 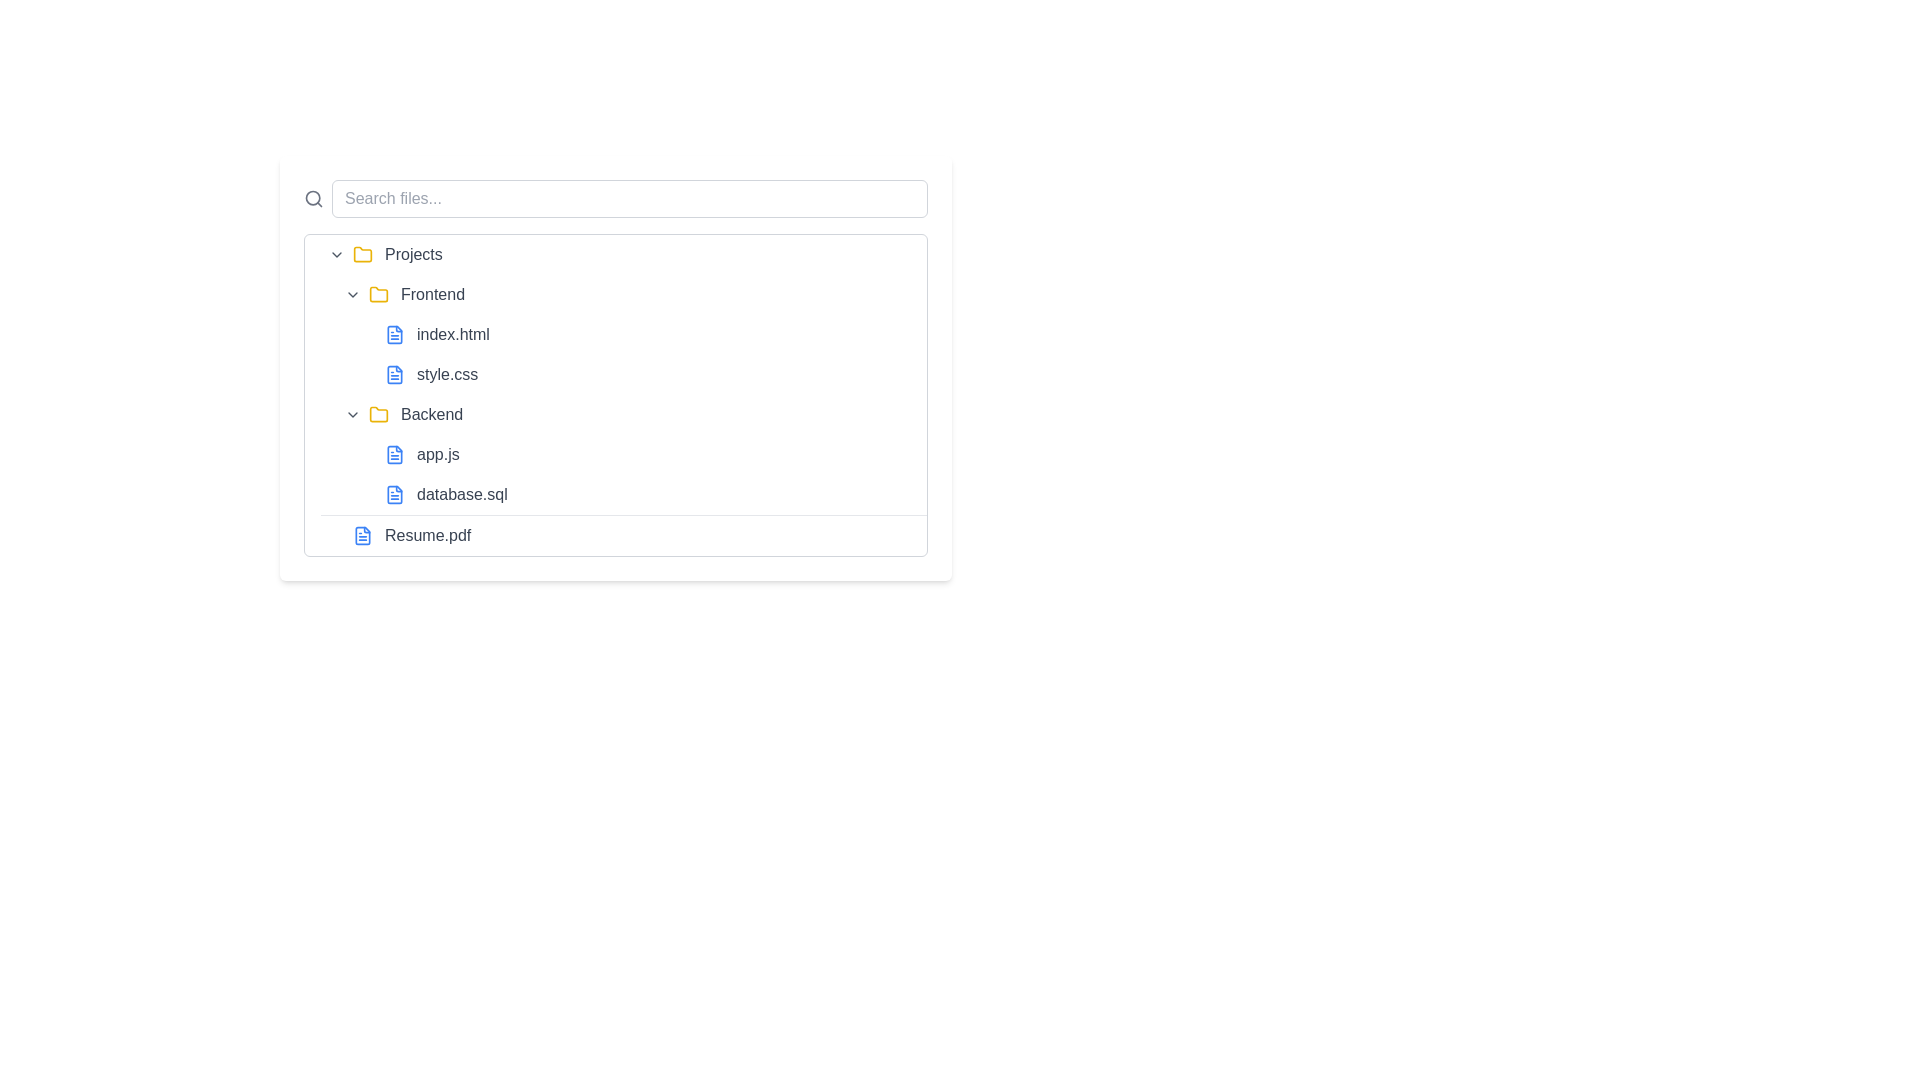 I want to click on the icon representing the 'index.html' file located in the 'Frontend' folder, so click(x=394, y=334).